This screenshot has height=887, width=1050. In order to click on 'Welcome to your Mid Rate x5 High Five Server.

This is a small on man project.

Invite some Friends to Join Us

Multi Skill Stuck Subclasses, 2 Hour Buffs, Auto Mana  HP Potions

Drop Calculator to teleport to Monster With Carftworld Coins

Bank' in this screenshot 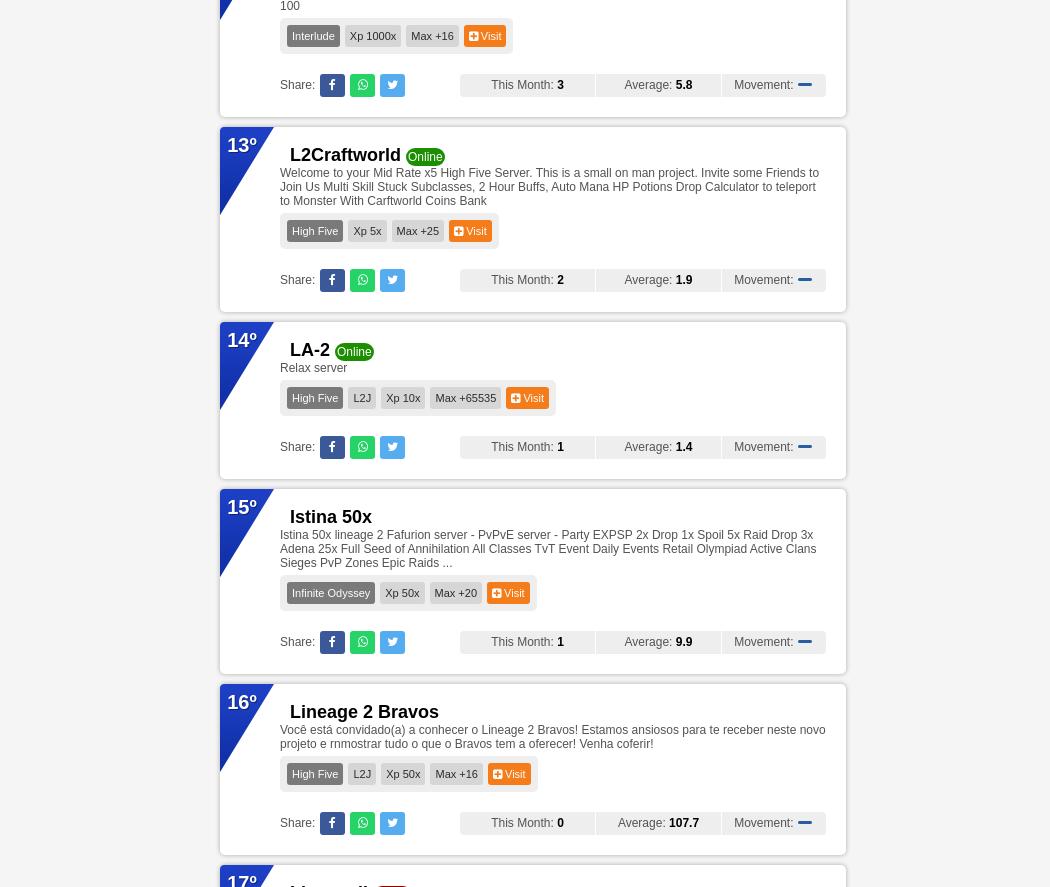, I will do `click(279, 185)`.